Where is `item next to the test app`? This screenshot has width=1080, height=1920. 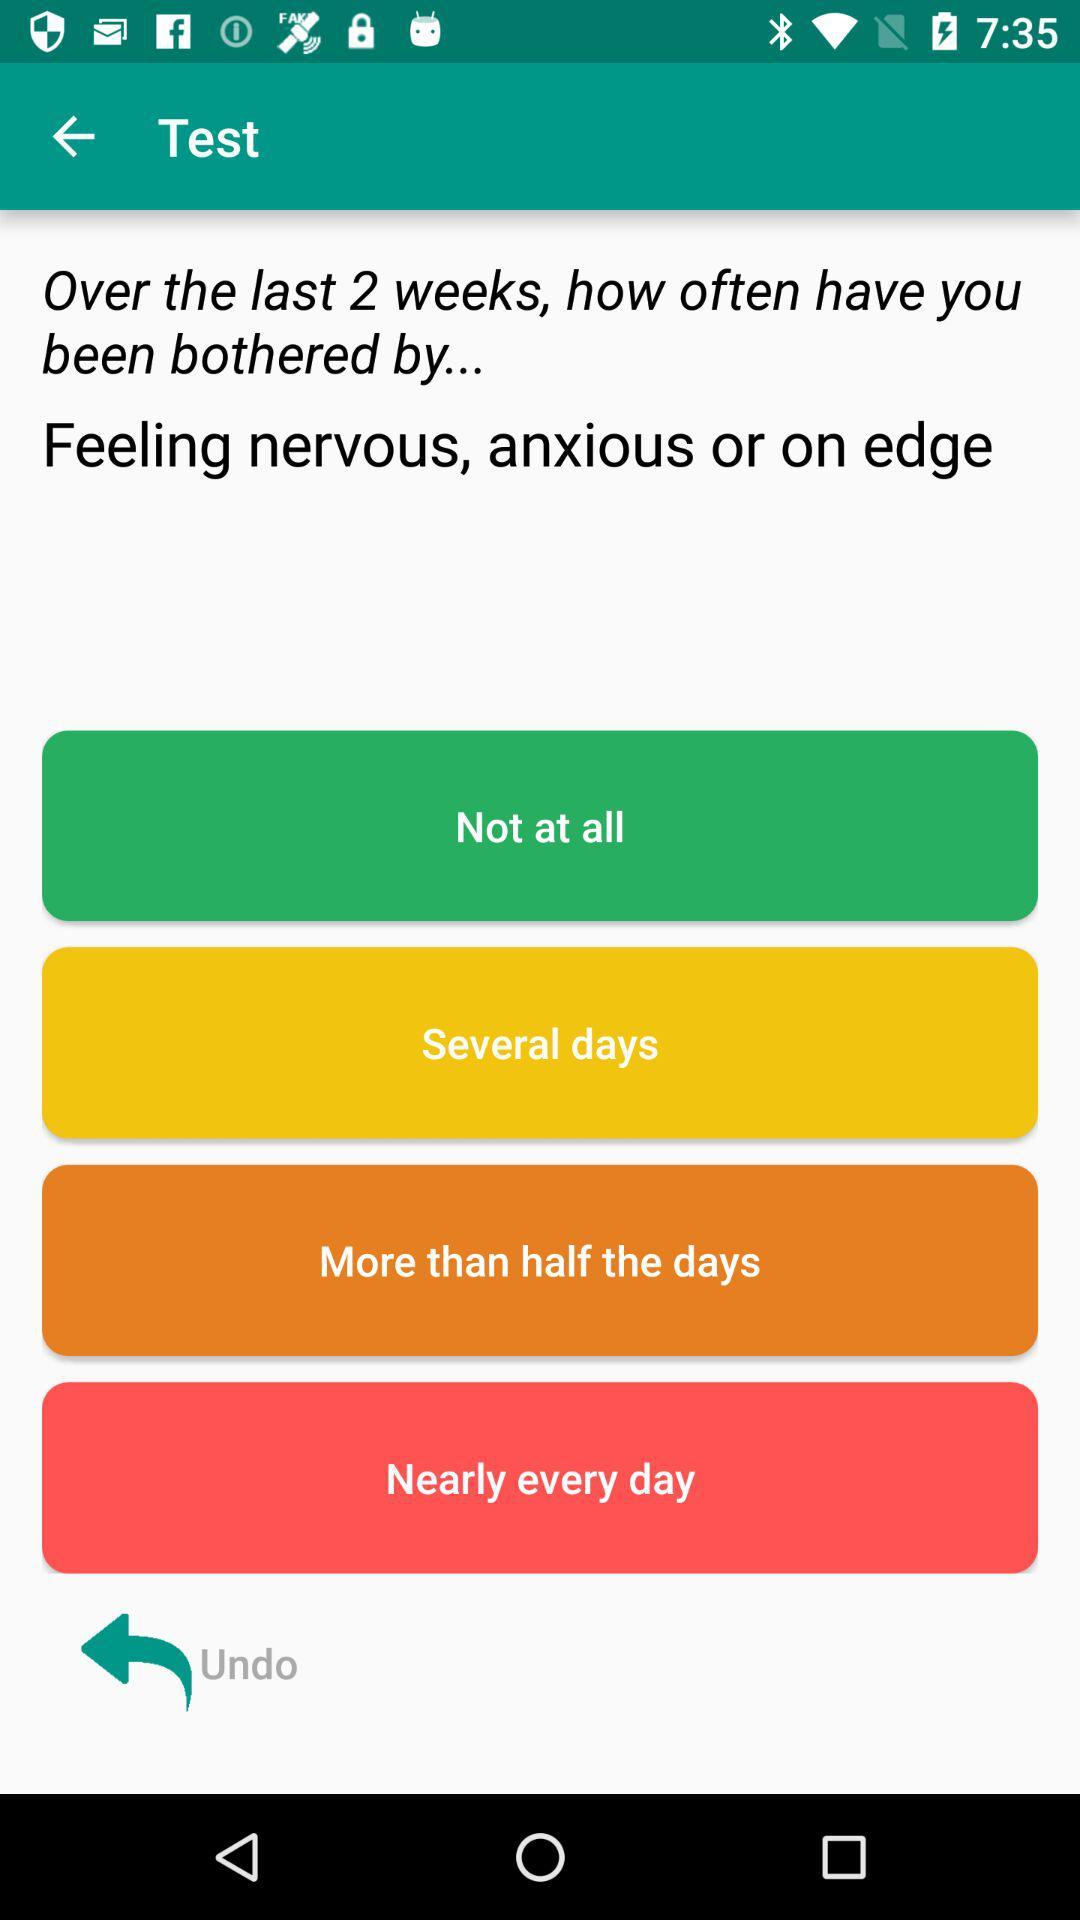
item next to the test app is located at coordinates (72, 135).